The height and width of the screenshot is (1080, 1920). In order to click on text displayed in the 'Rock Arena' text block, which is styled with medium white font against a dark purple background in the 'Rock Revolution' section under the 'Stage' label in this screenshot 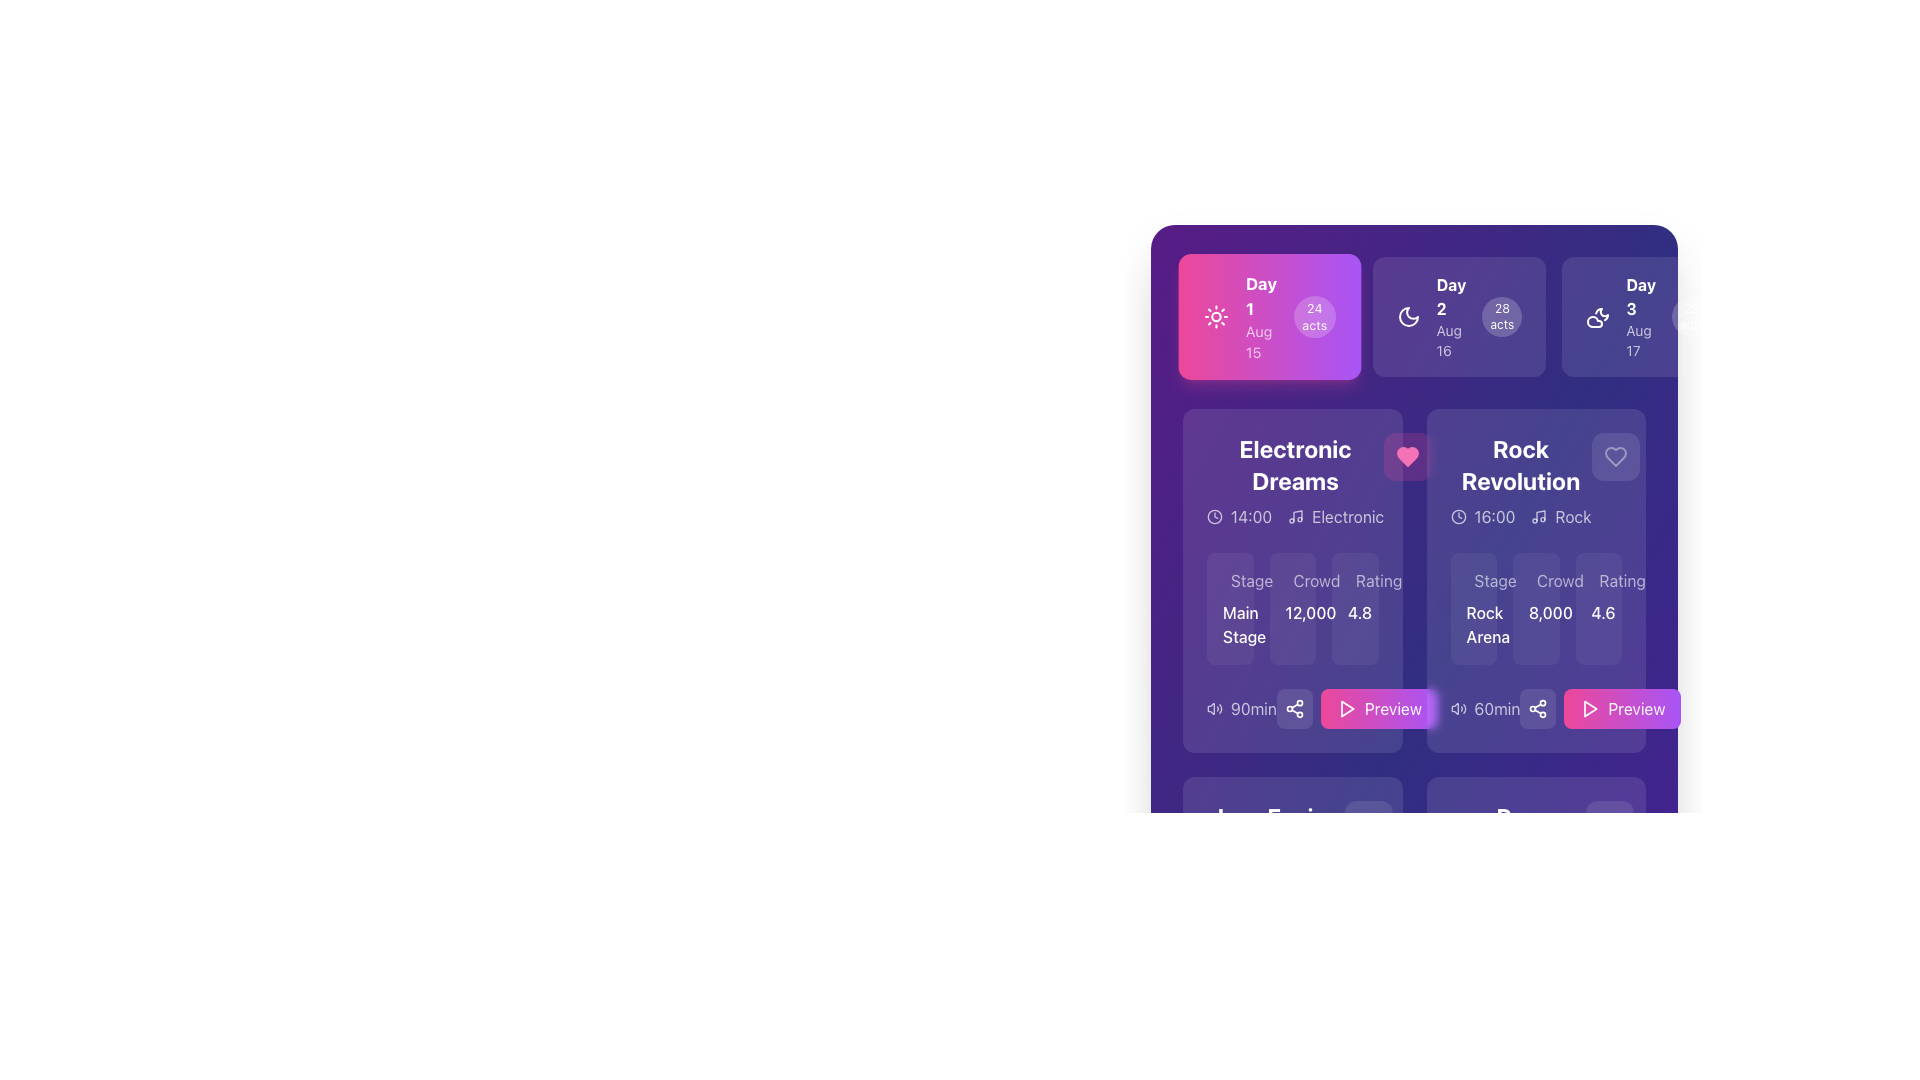, I will do `click(1473, 608)`.